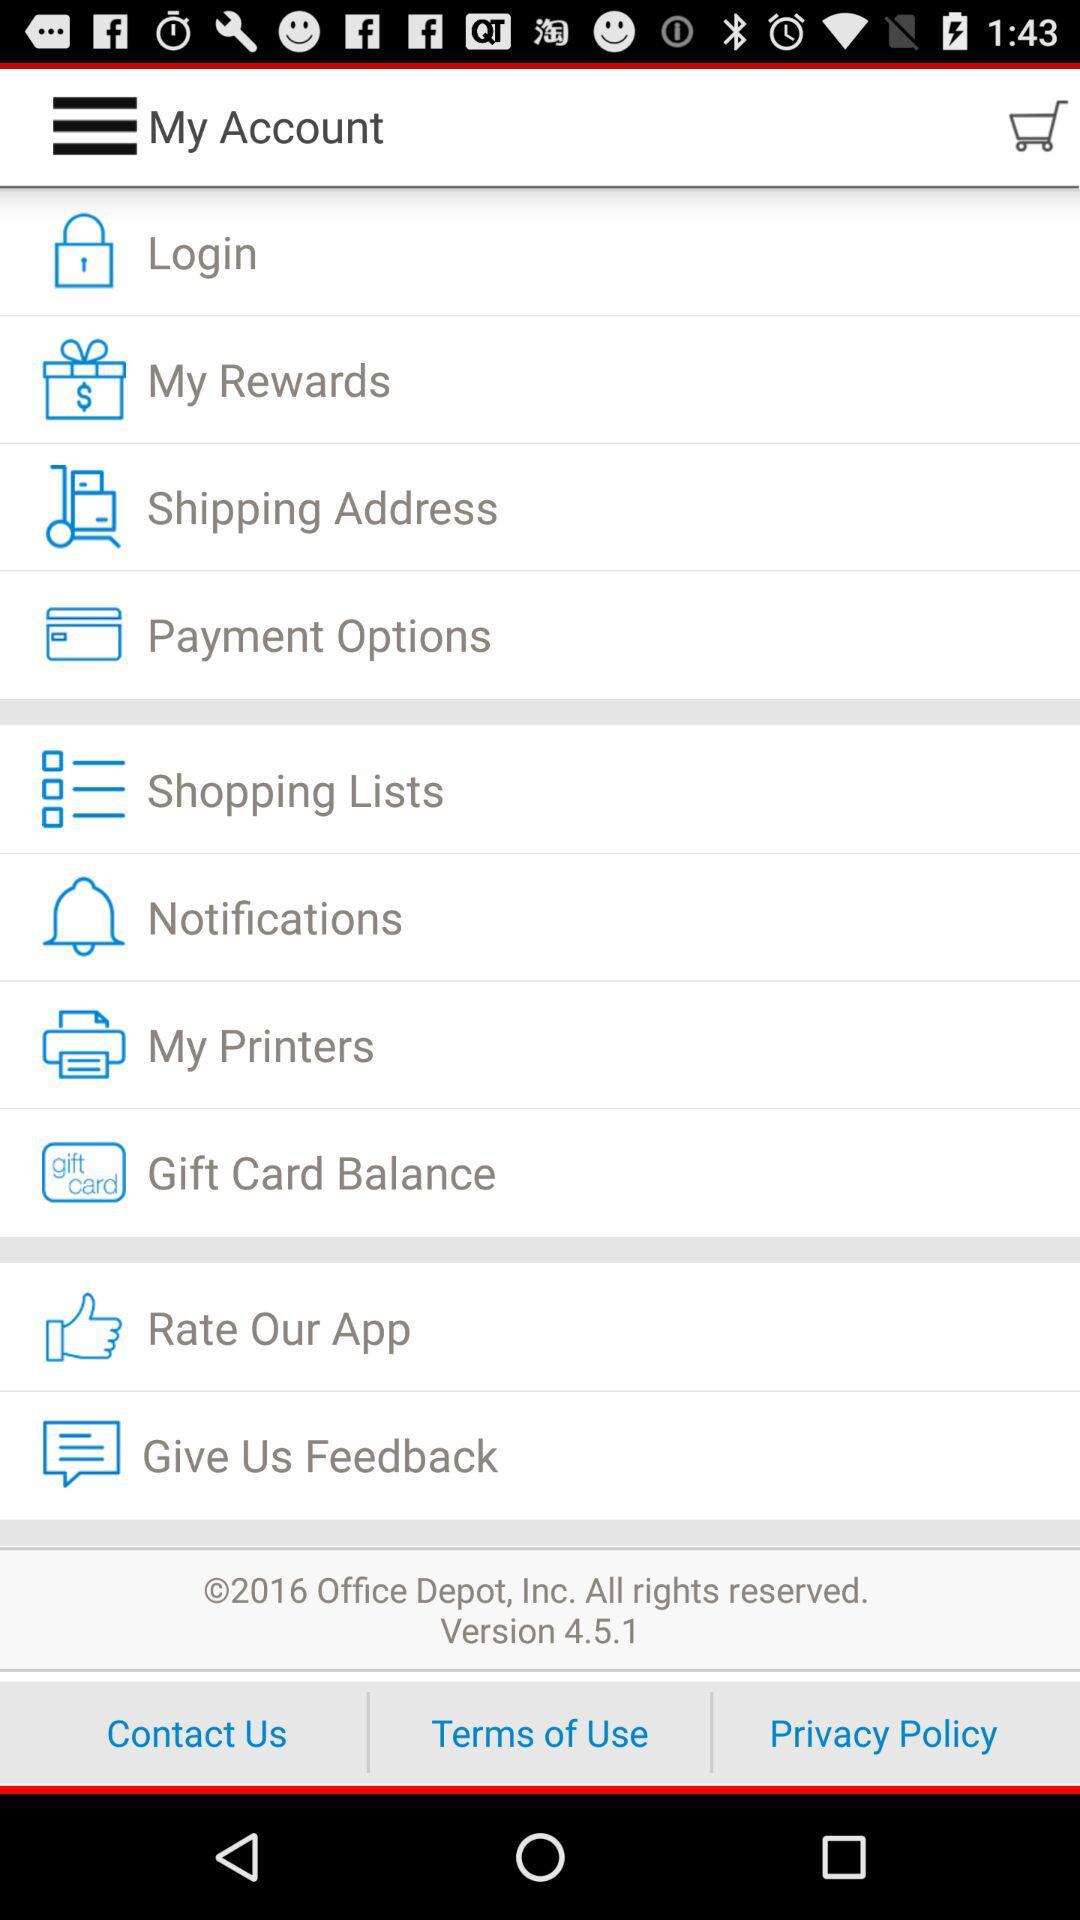 The image size is (1080, 1920). What do you see at coordinates (196, 1731) in the screenshot?
I see `the contact us item` at bounding box center [196, 1731].